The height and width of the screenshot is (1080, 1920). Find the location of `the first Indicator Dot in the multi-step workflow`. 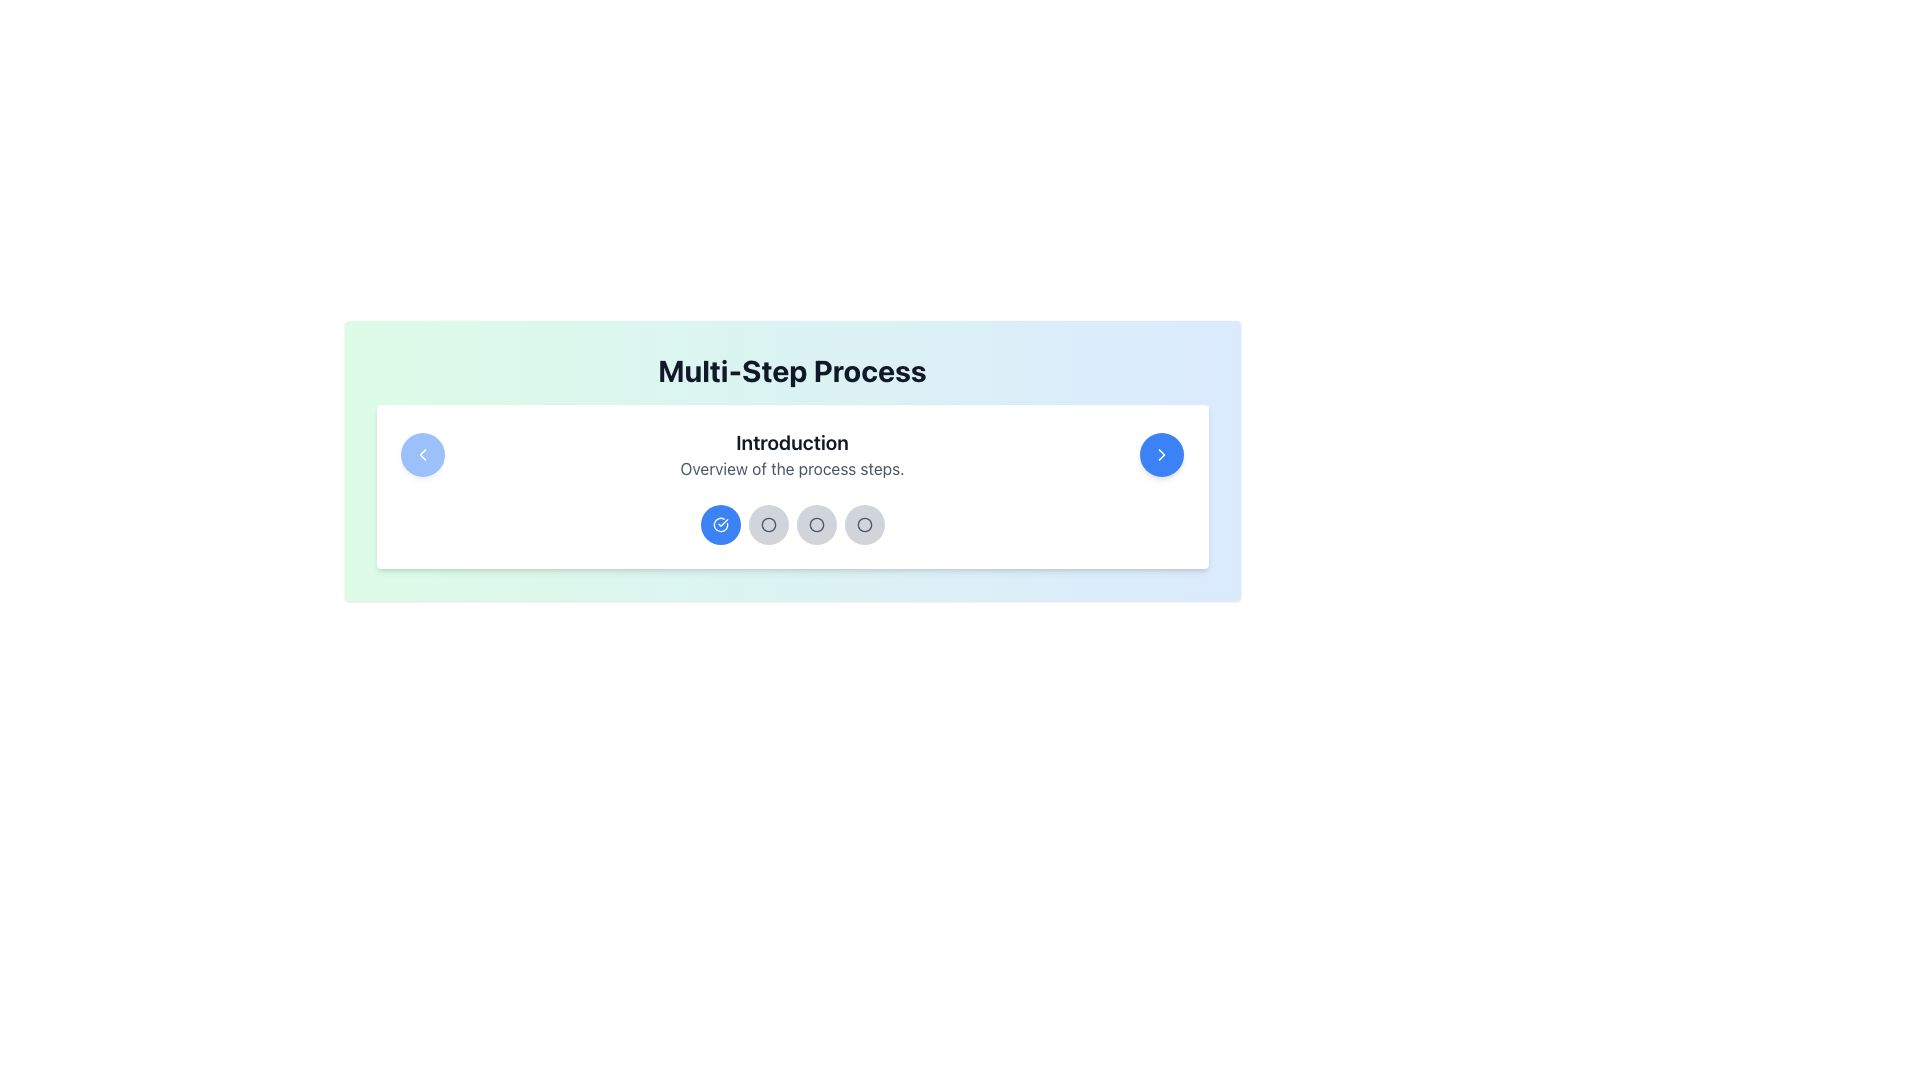

the first Indicator Dot in the multi-step workflow is located at coordinates (720, 523).